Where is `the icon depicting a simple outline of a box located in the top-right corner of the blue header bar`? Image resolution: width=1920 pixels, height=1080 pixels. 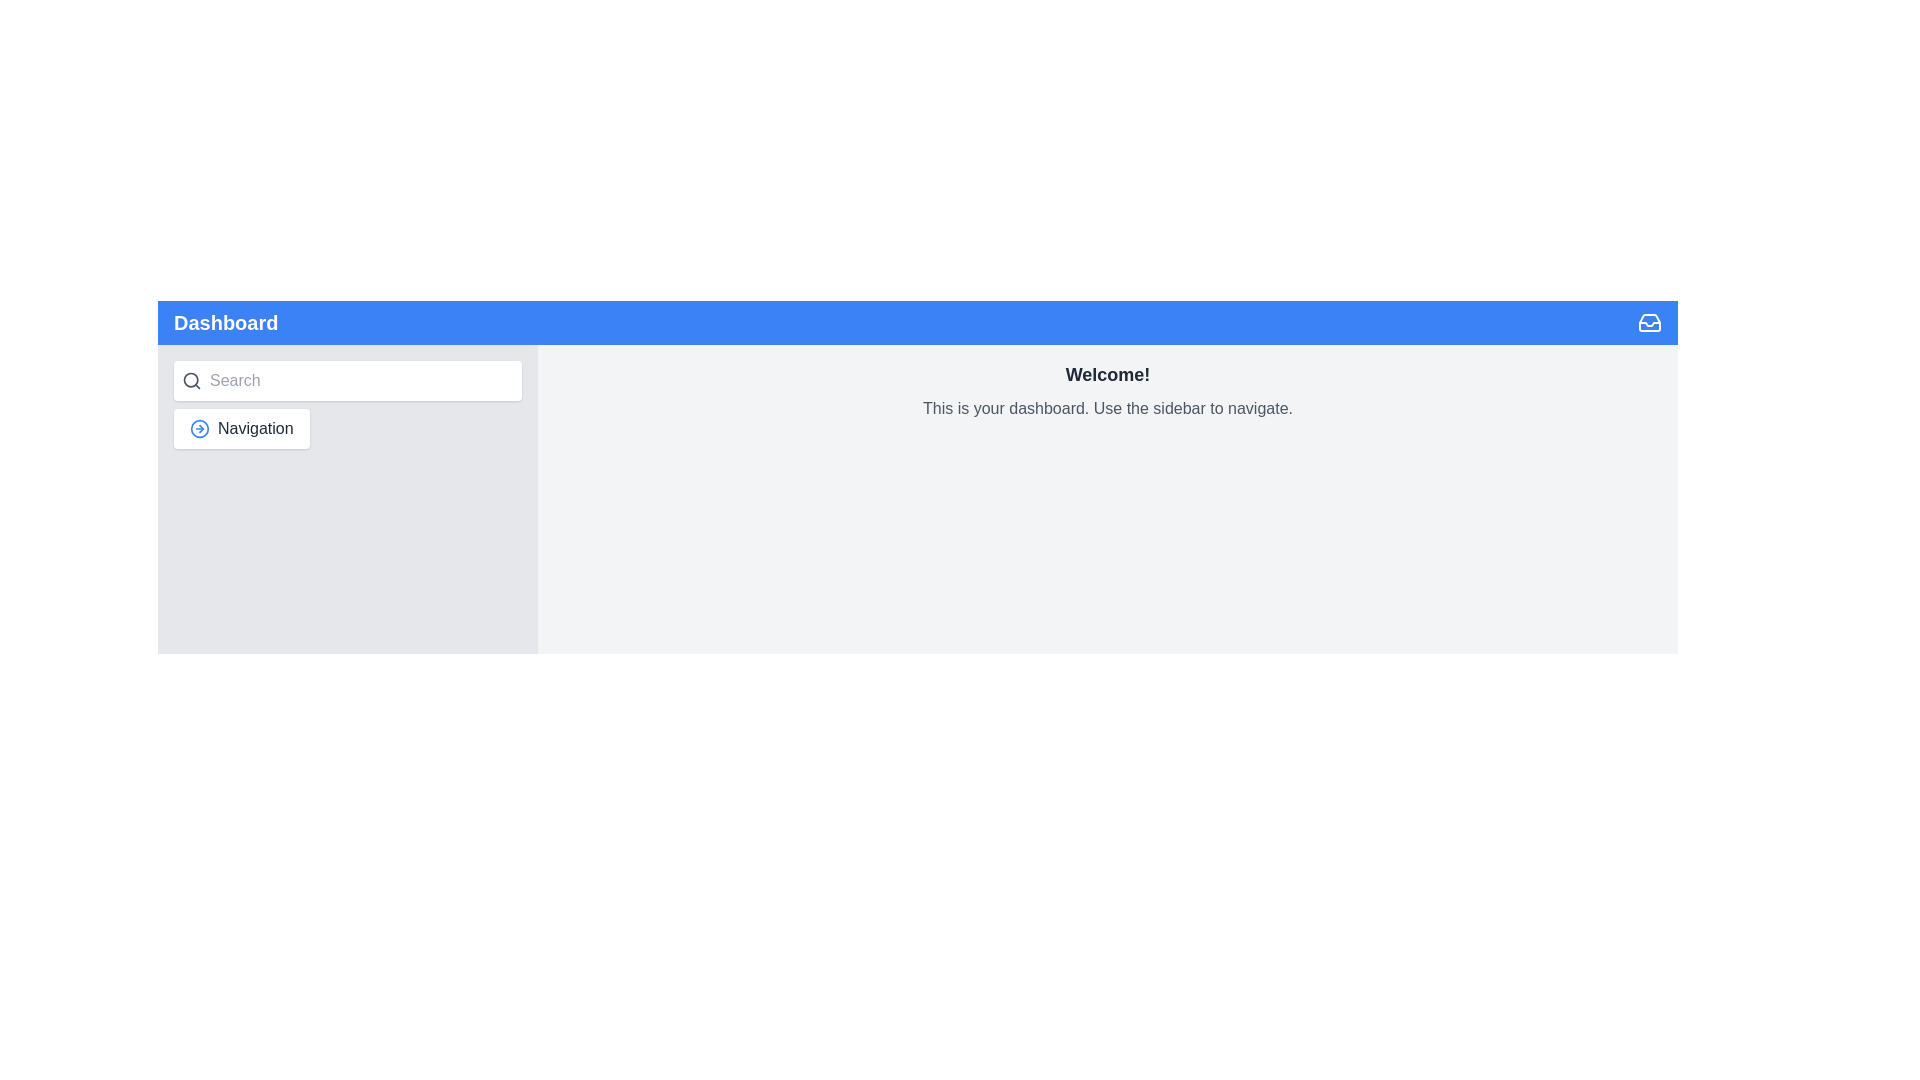 the icon depicting a simple outline of a box located in the top-right corner of the blue header bar is located at coordinates (1650, 322).